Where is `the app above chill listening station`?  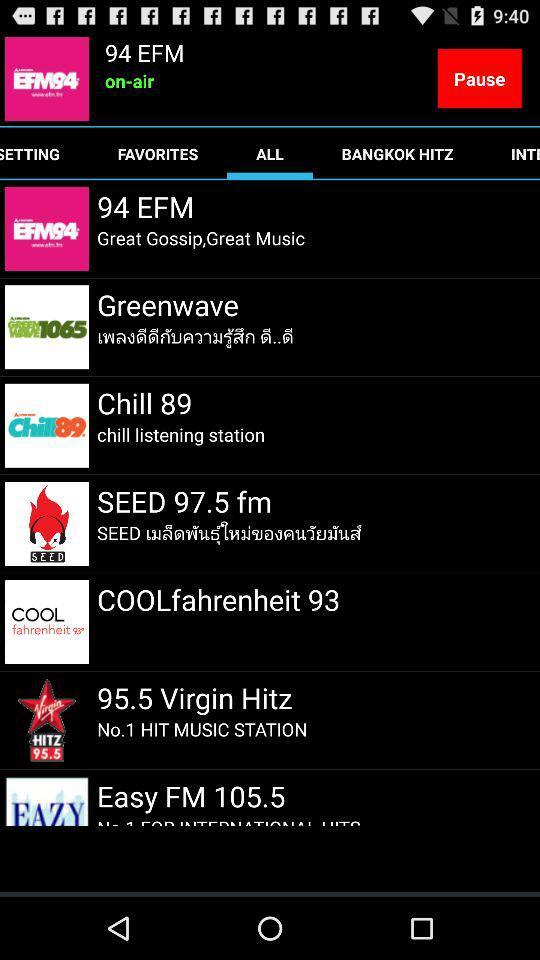 the app above chill listening station is located at coordinates (143, 401).